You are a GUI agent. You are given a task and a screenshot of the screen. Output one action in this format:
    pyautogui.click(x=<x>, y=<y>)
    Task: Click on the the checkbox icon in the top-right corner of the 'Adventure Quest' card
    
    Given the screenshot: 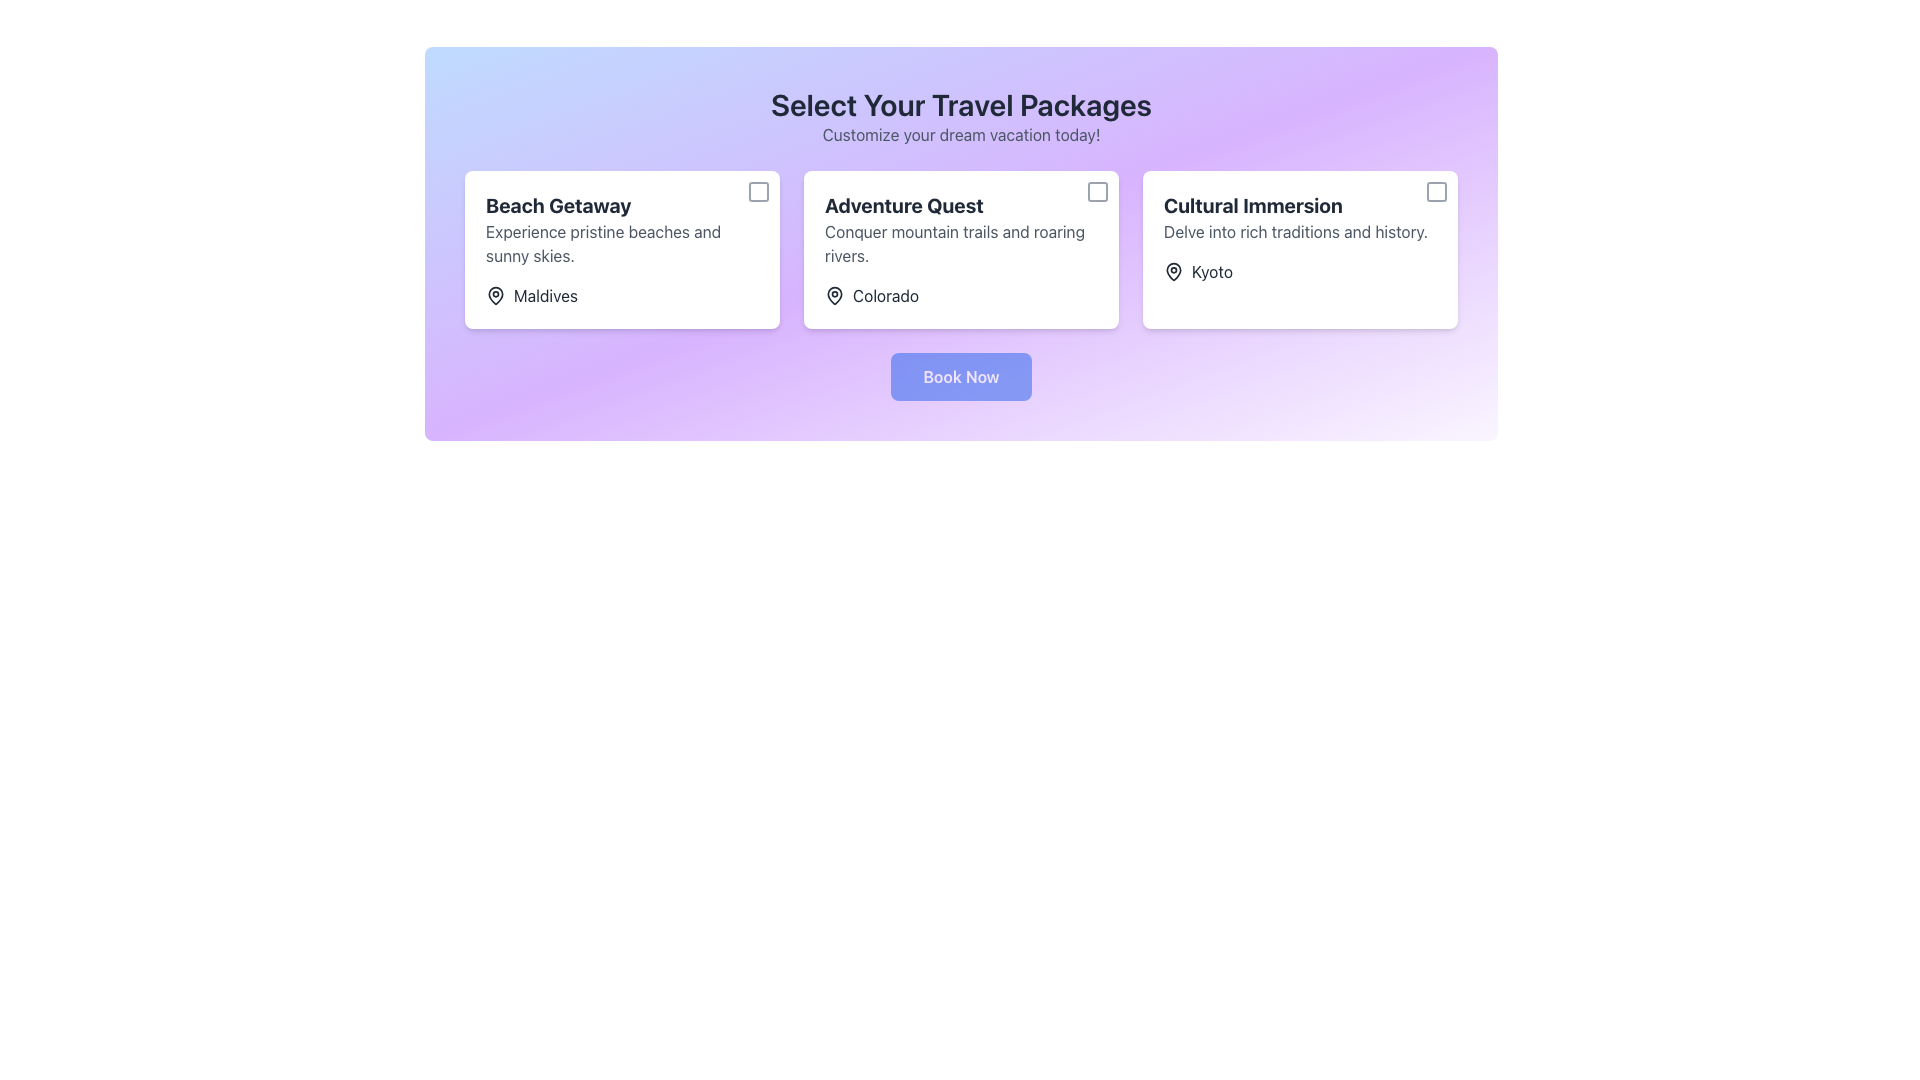 What is the action you would take?
    pyautogui.click(x=1097, y=192)
    